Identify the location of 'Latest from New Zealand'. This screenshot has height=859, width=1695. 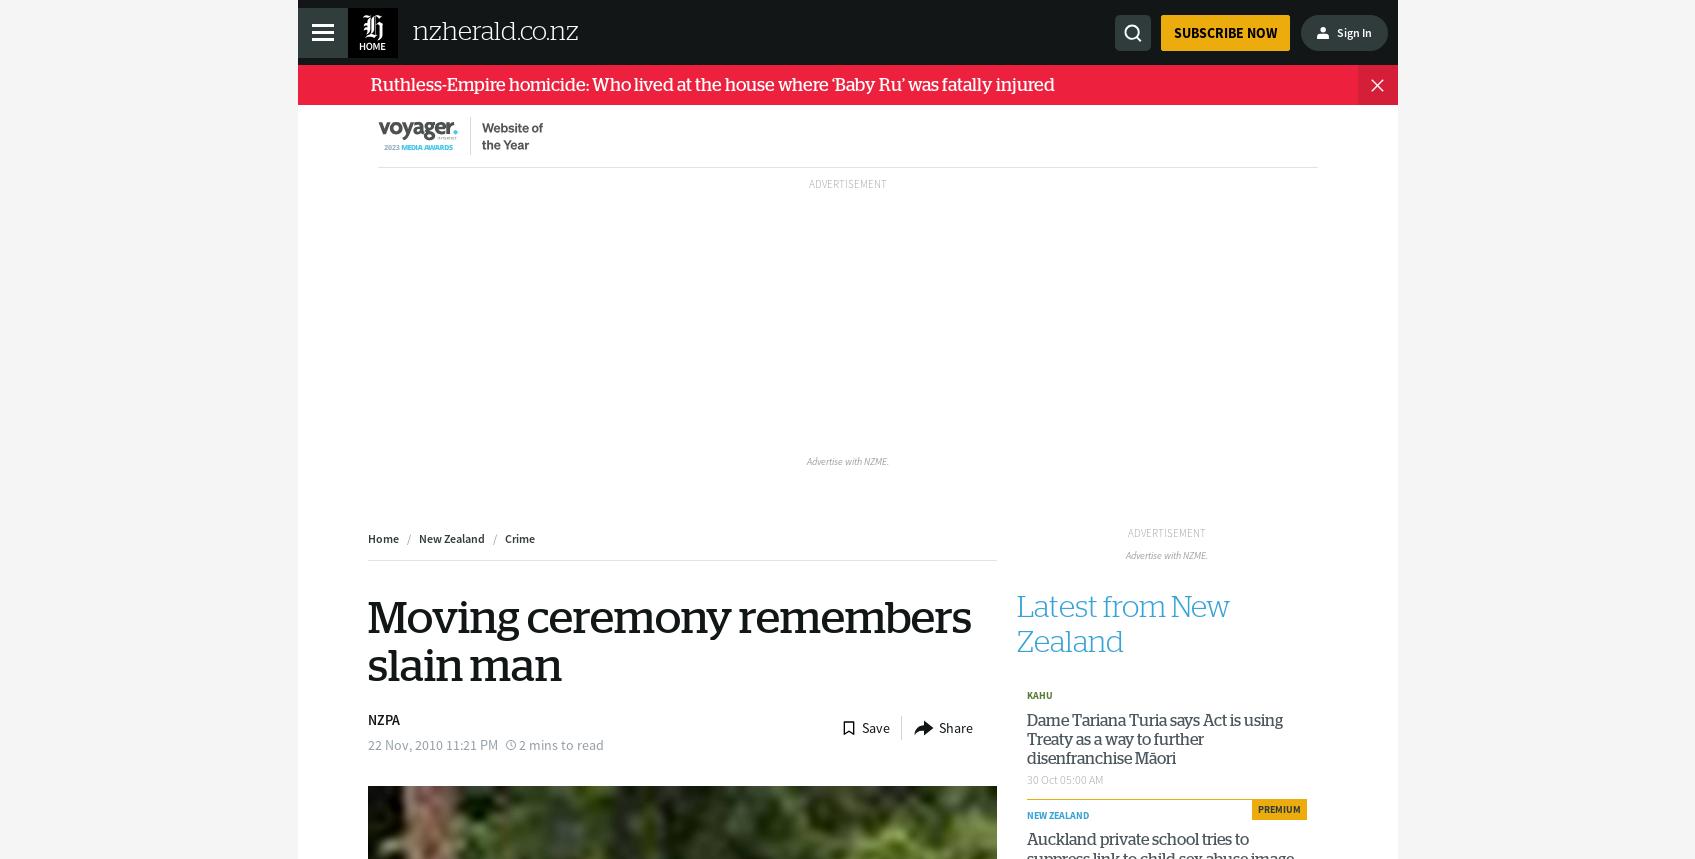
(1122, 624).